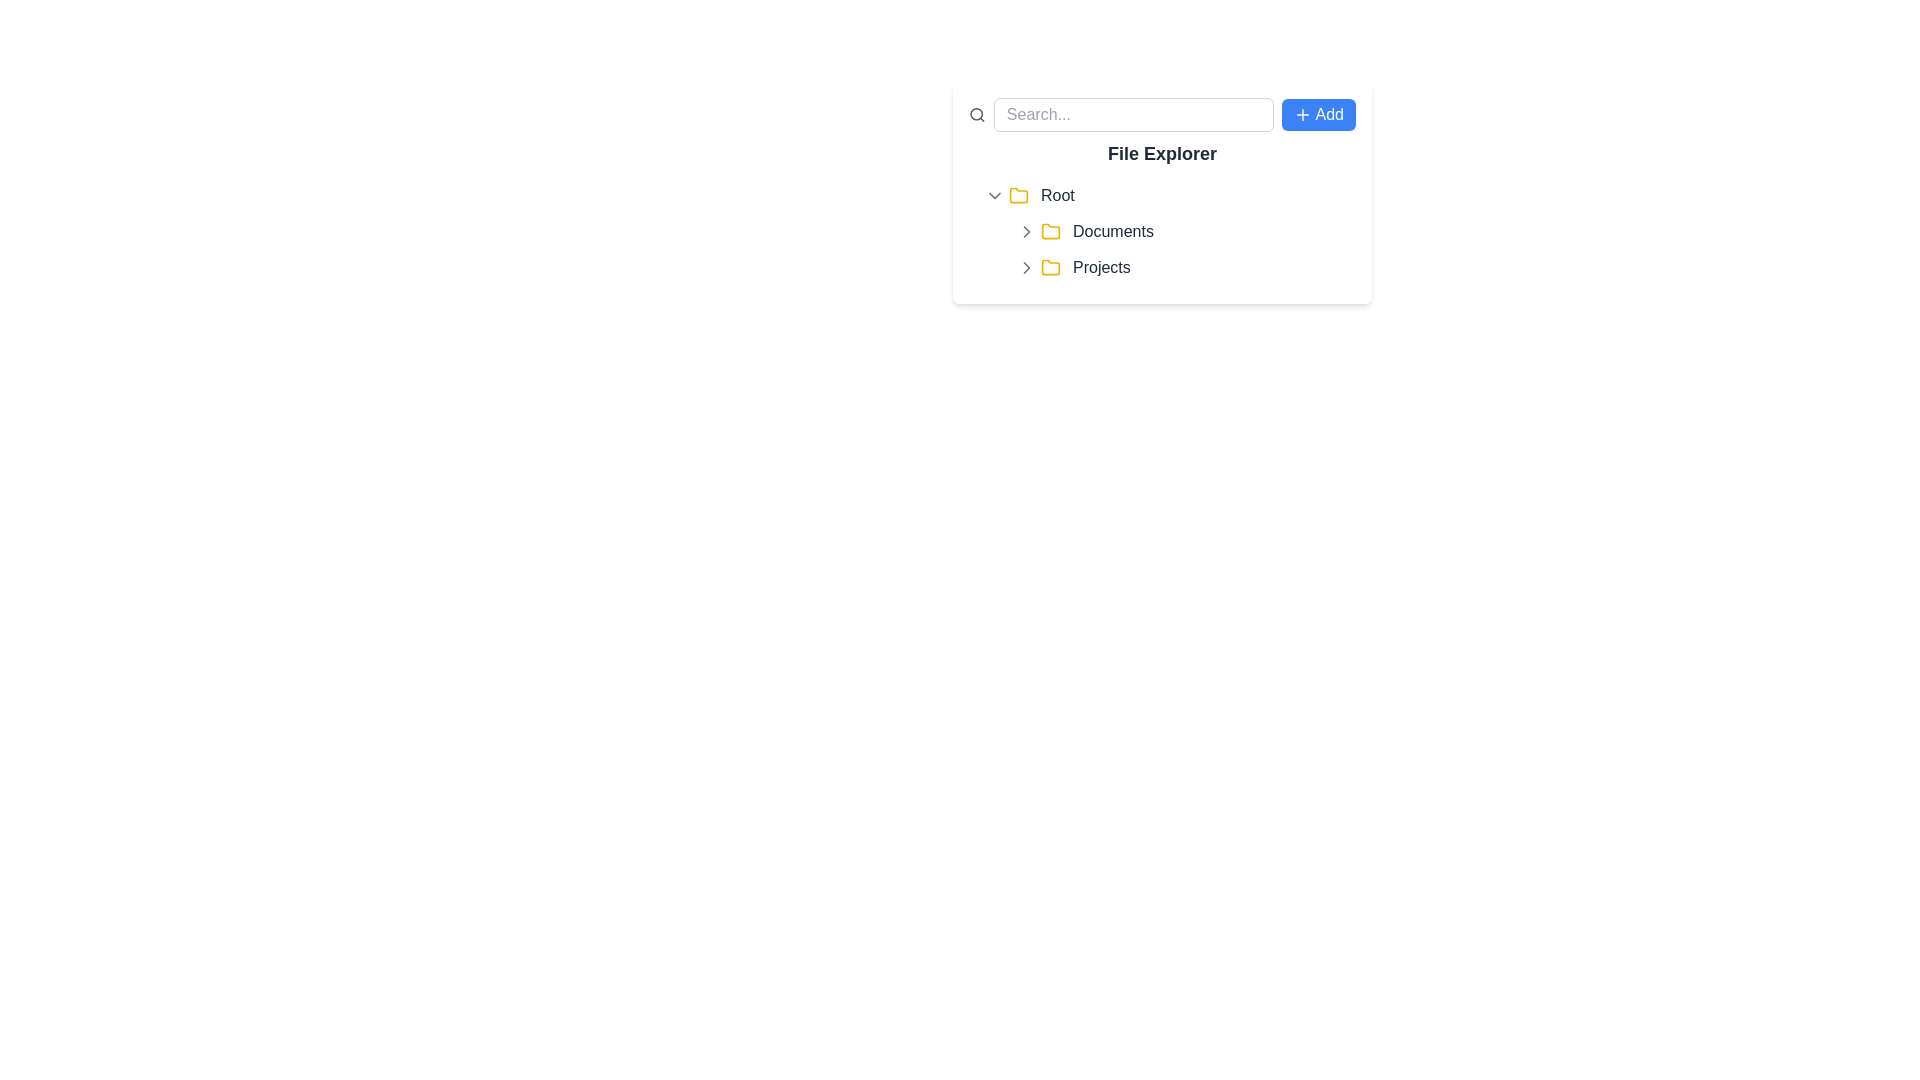  Describe the element at coordinates (1168, 196) in the screenshot. I see `the arrow on the collapsible menu item located at the top of the main display section of the file explorer` at that location.